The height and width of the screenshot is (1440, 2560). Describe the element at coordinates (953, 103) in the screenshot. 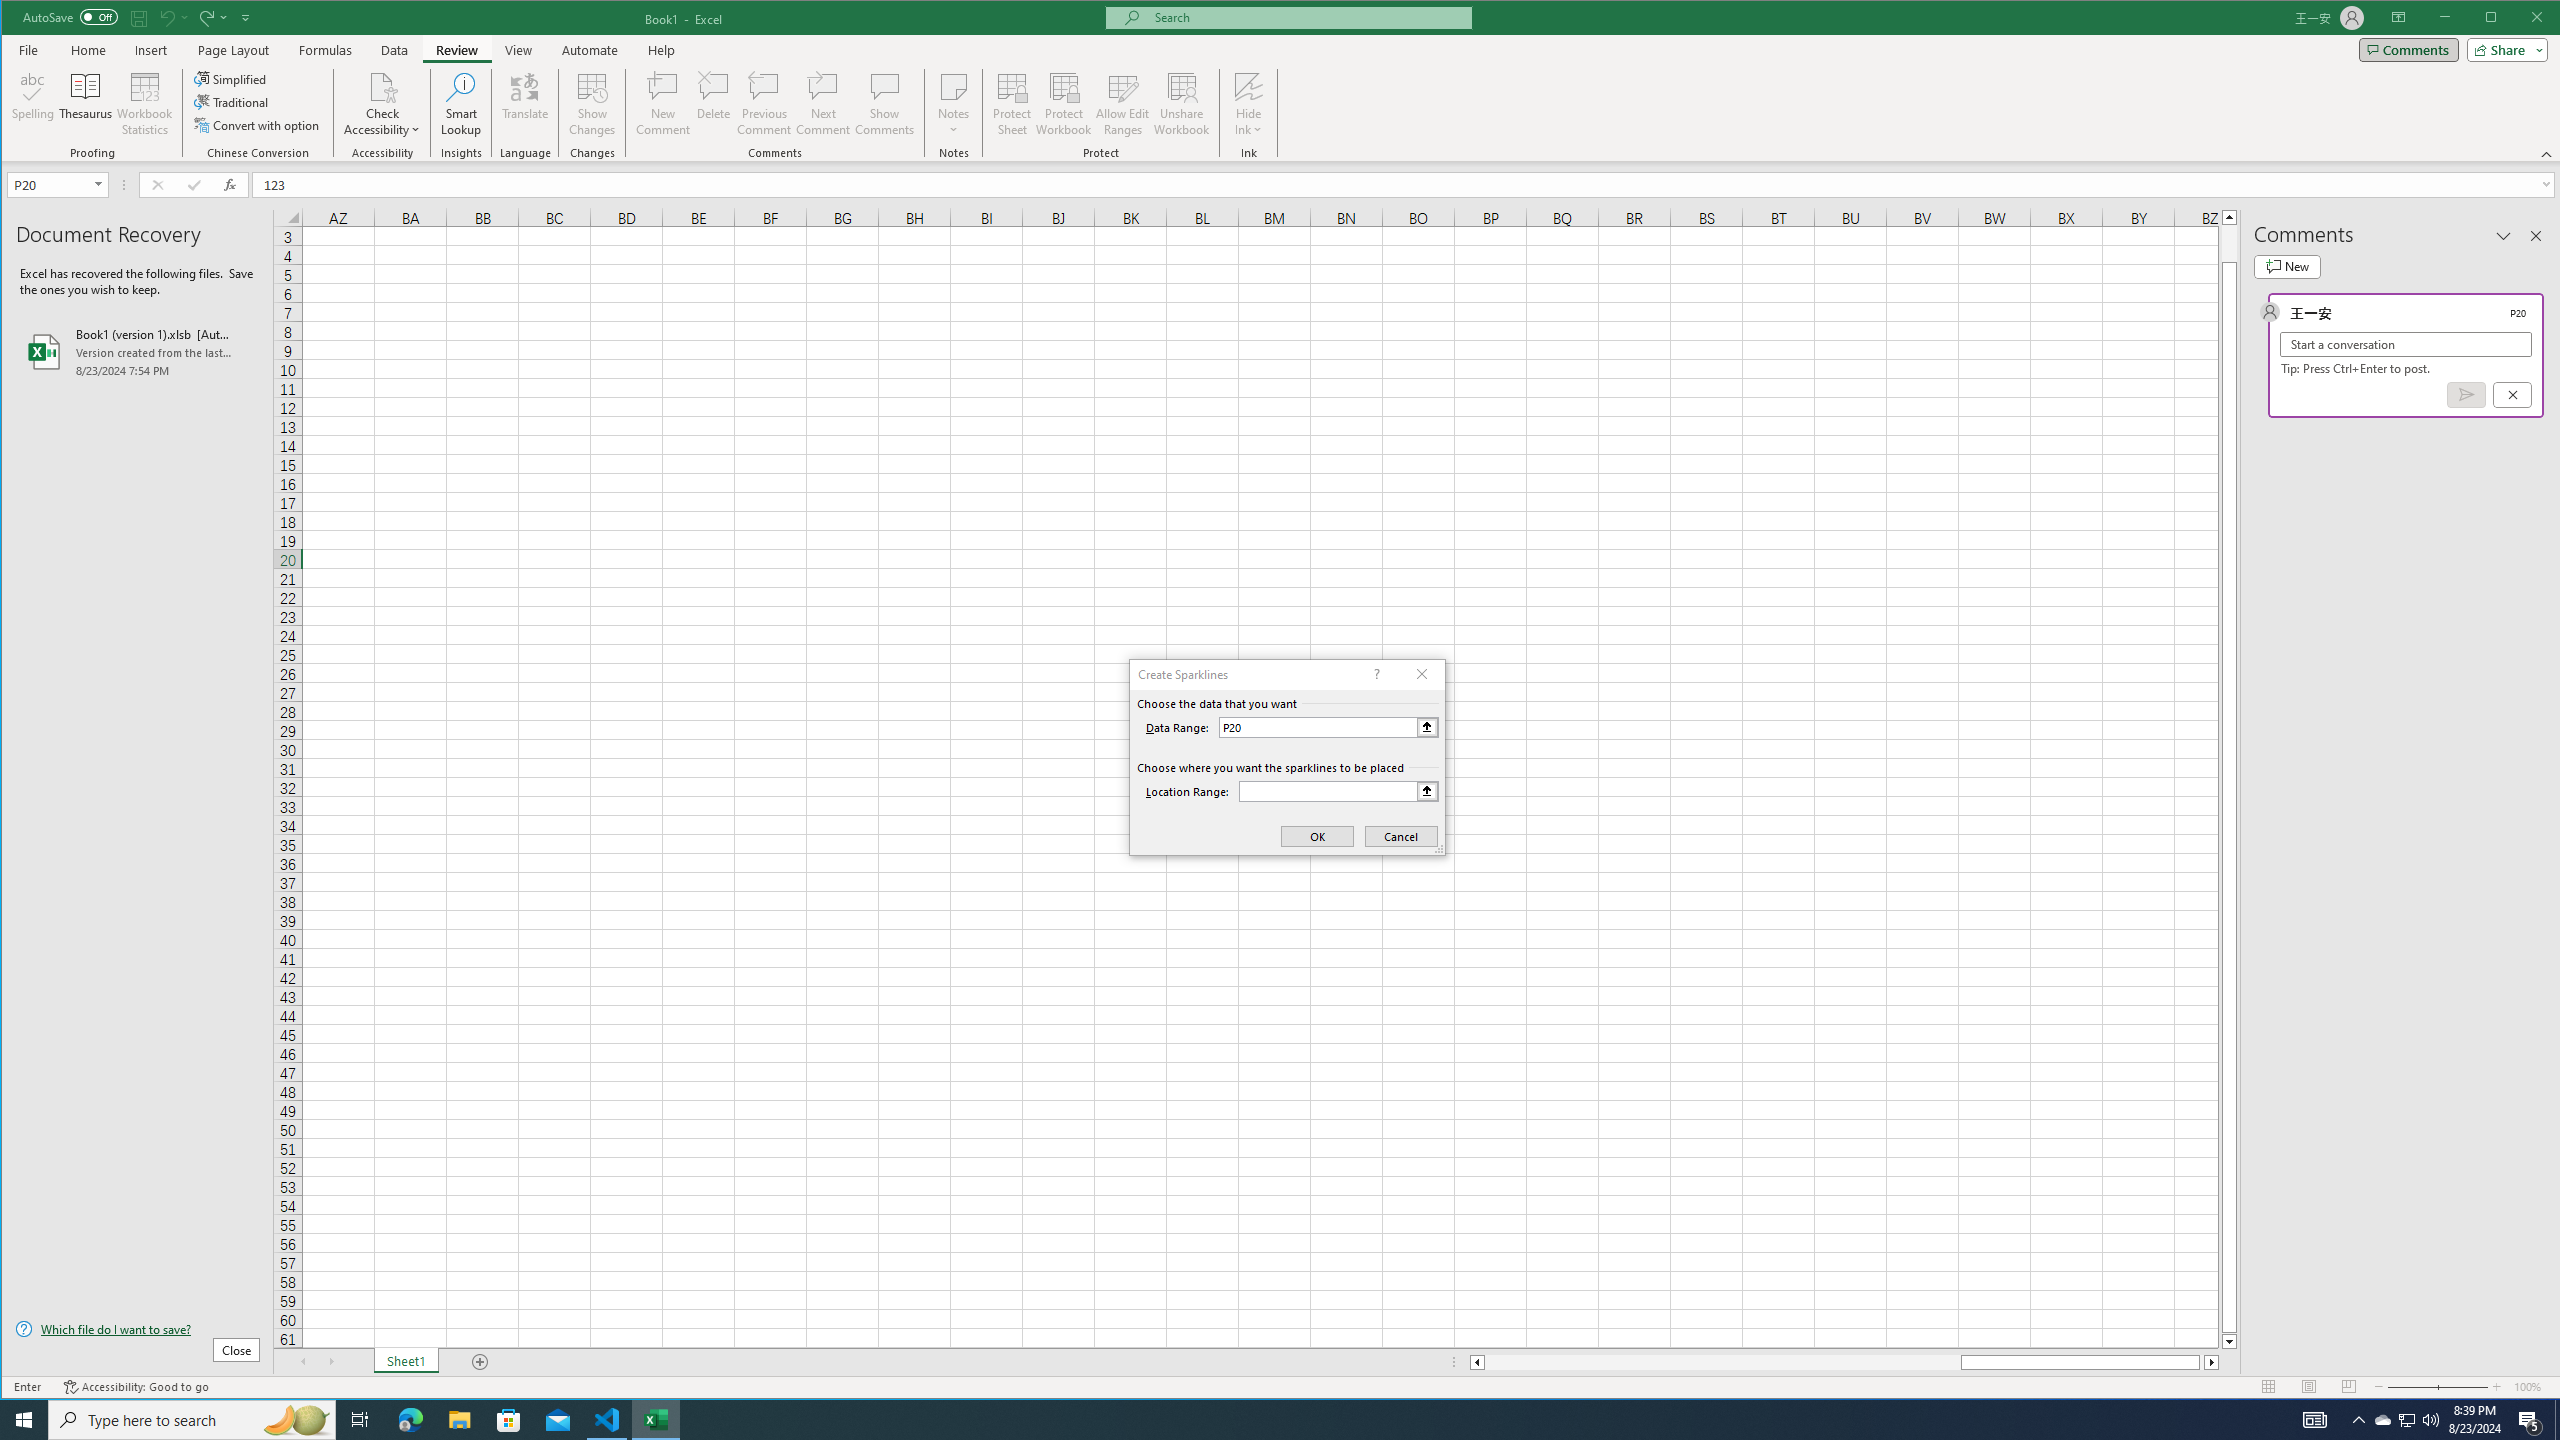

I see `'Notes'` at that location.